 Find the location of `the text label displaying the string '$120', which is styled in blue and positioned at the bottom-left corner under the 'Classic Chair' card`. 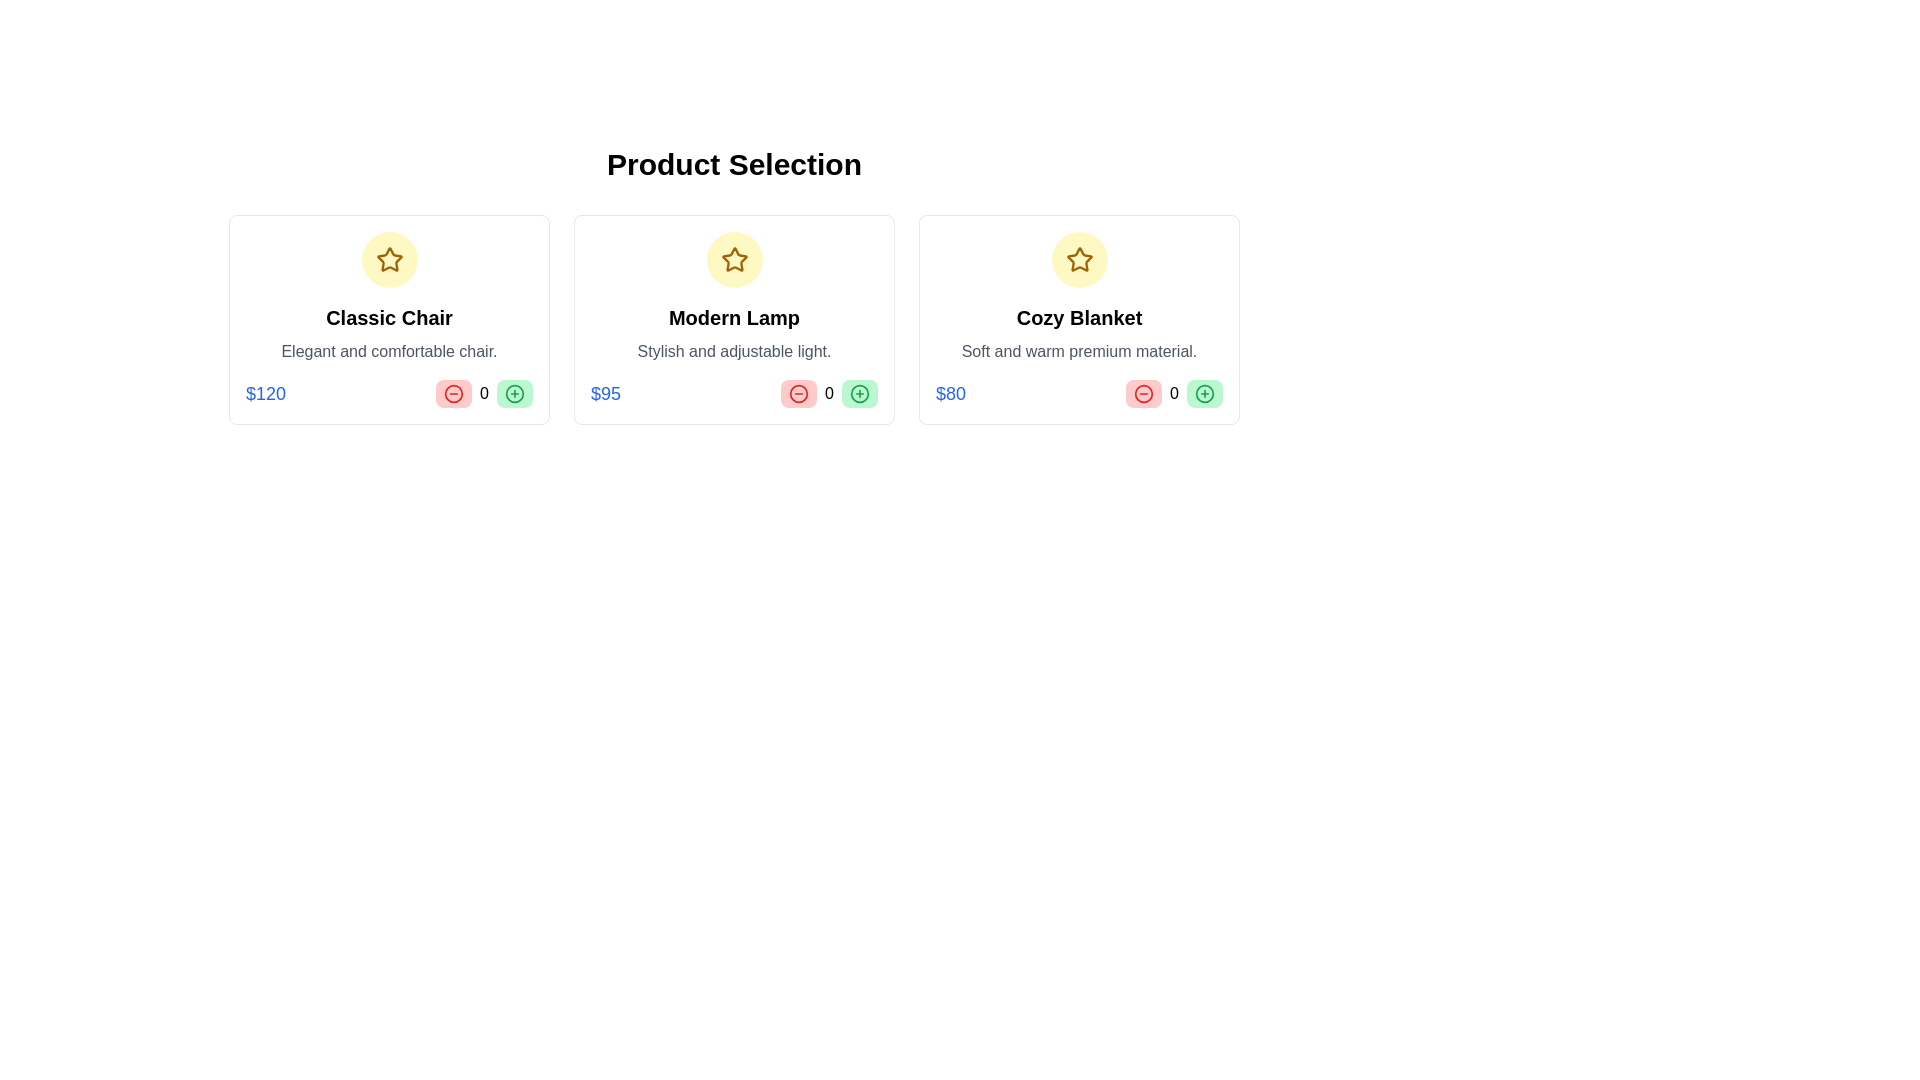

the text label displaying the string '$120', which is styled in blue and positioned at the bottom-left corner under the 'Classic Chair' card is located at coordinates (265, 393).